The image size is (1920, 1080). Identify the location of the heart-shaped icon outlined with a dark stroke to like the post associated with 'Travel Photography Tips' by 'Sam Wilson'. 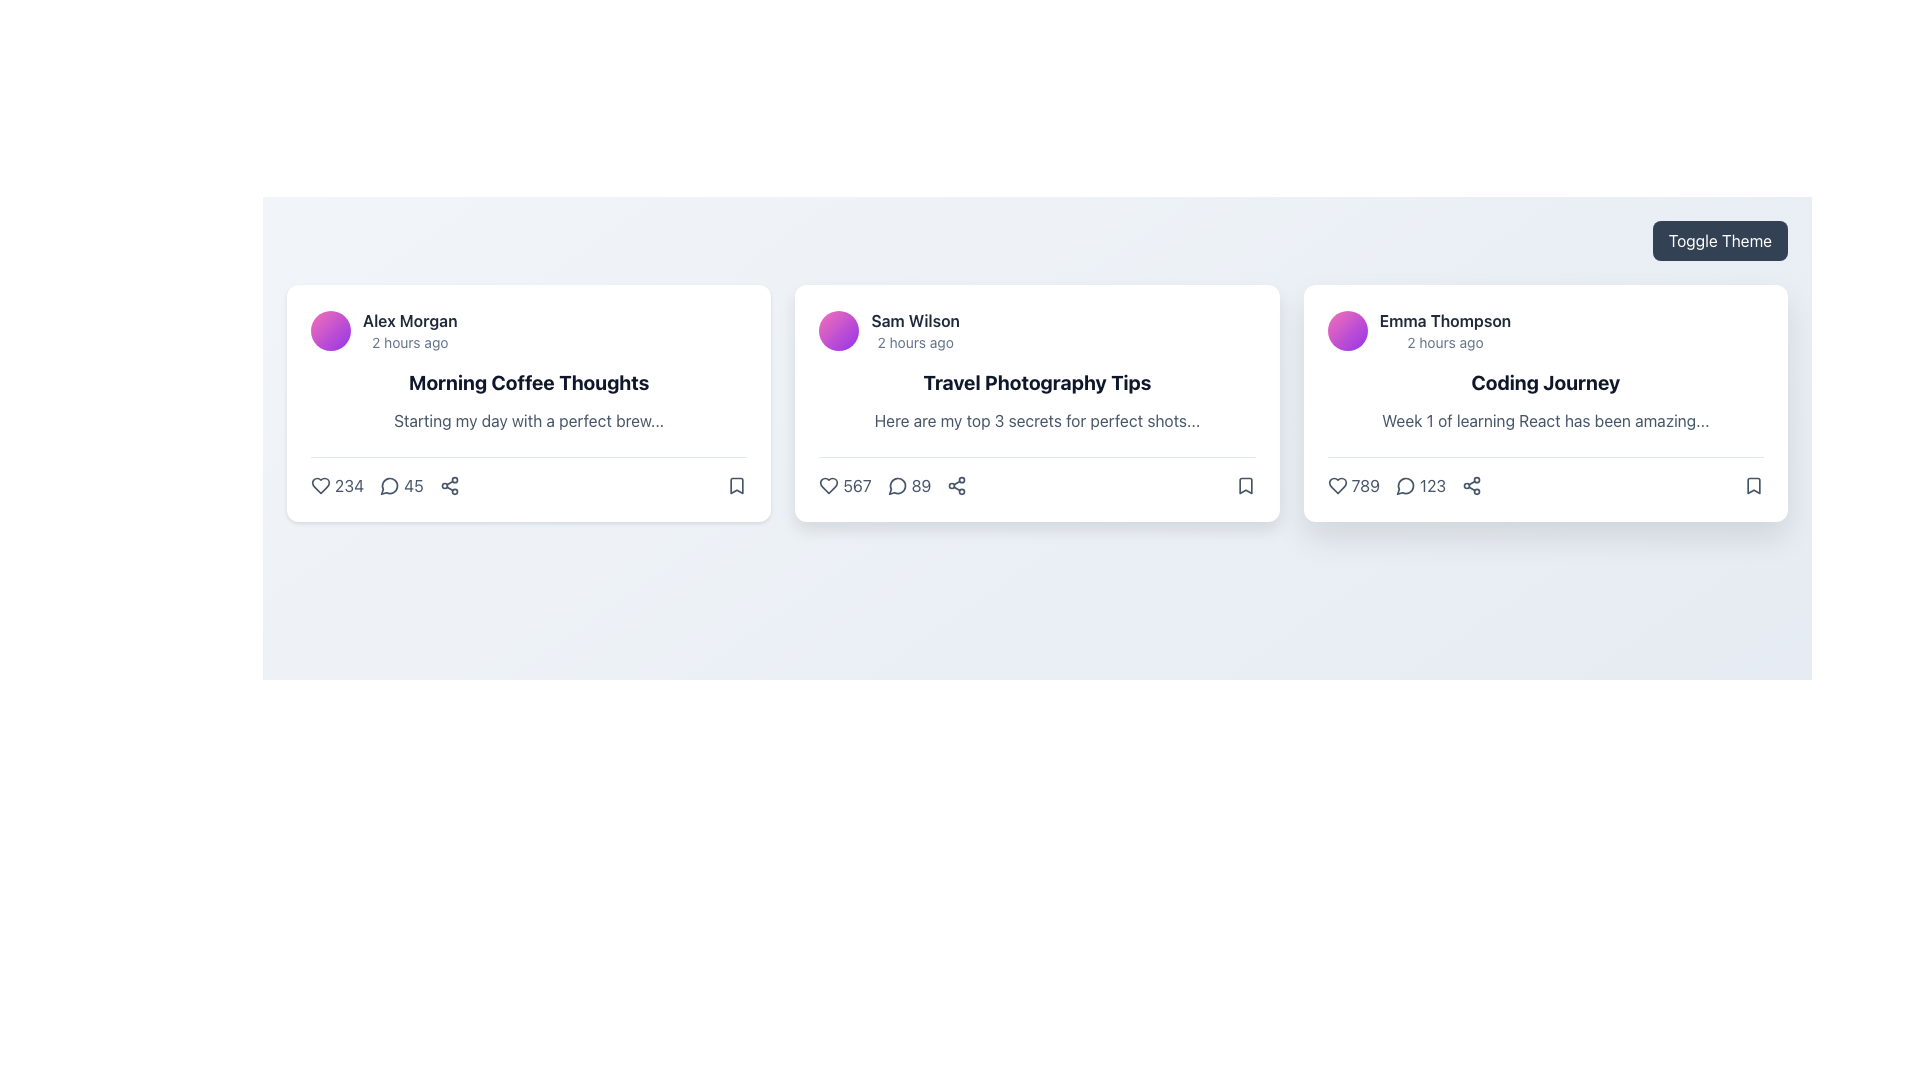
(829, 486).